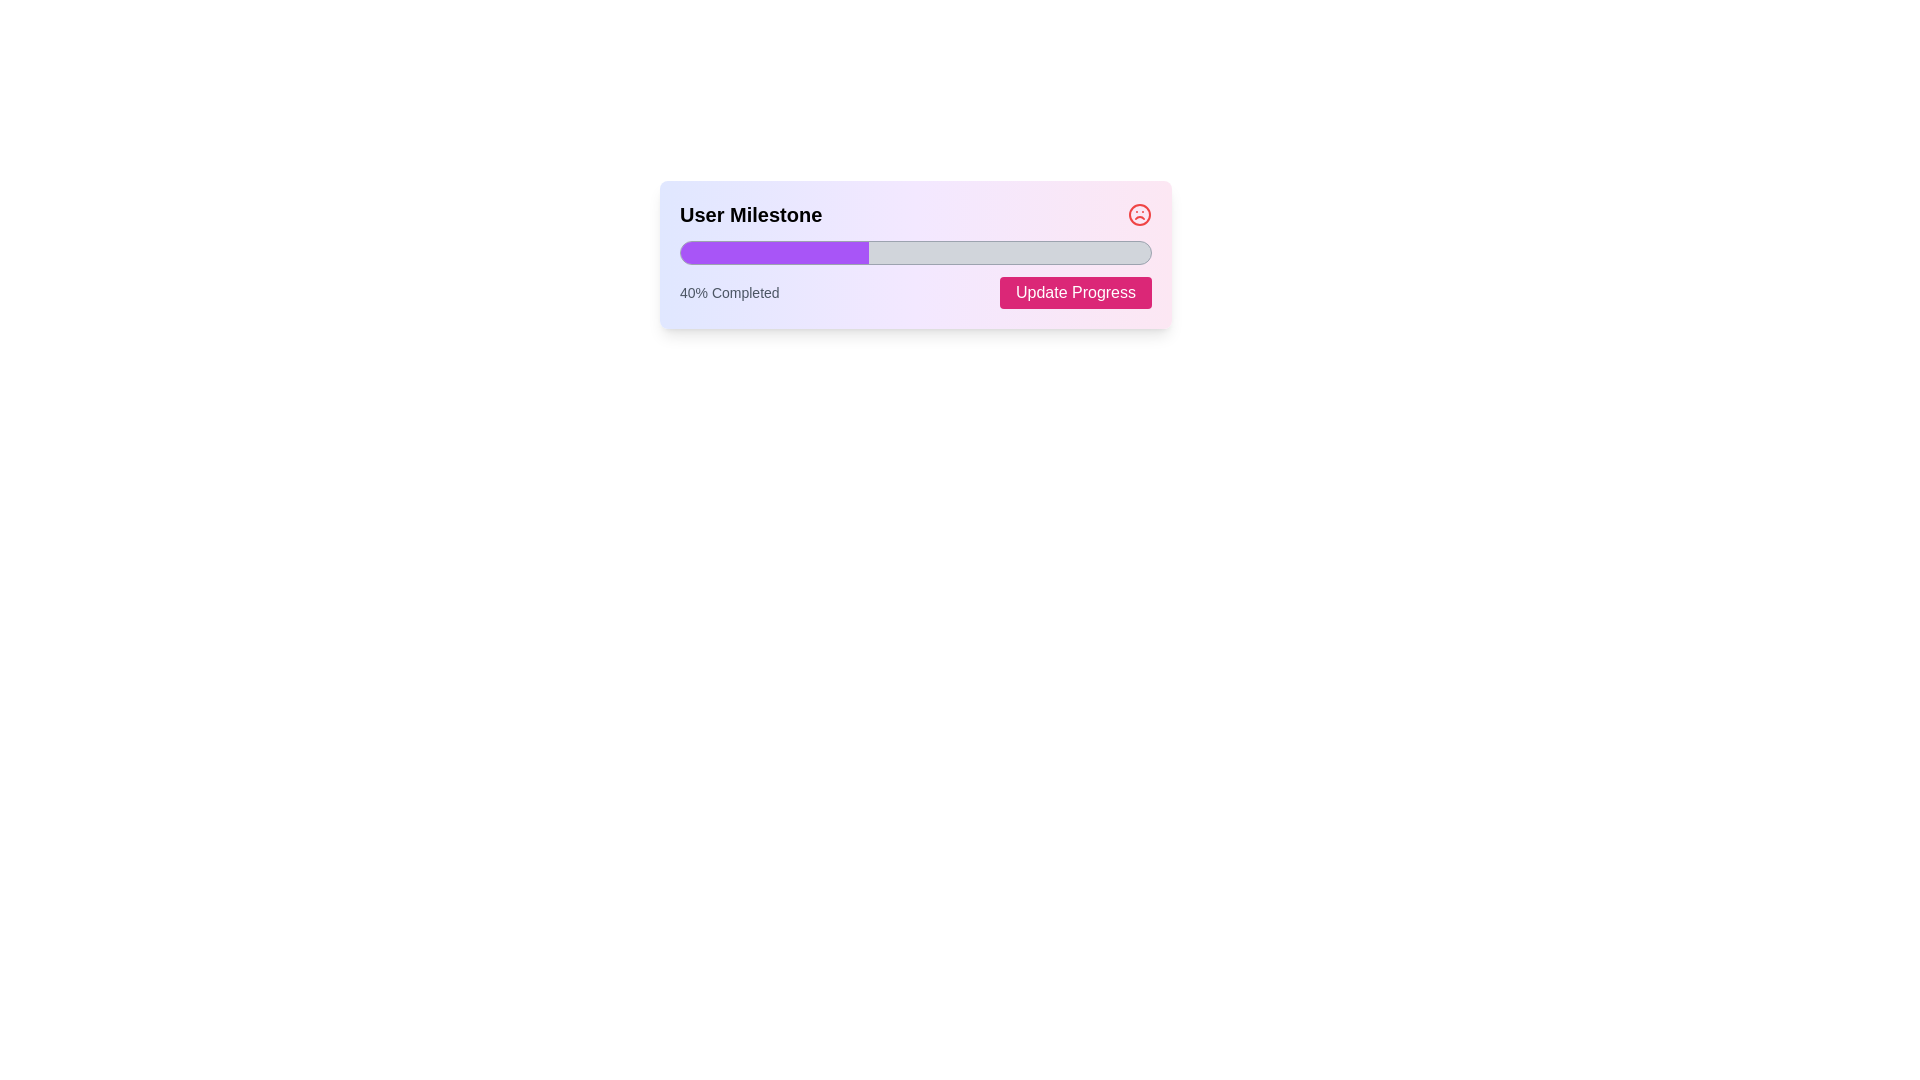 The image size is (1920, 1080). Describe the element at coordinates (915, 252) in the screenshot. I see `the progress bar that visually indicates the completion percentage of a task, positioned between the header 'User Milestone' and the '40% Completed' text along with the 'Update Progress' button below` at that location.